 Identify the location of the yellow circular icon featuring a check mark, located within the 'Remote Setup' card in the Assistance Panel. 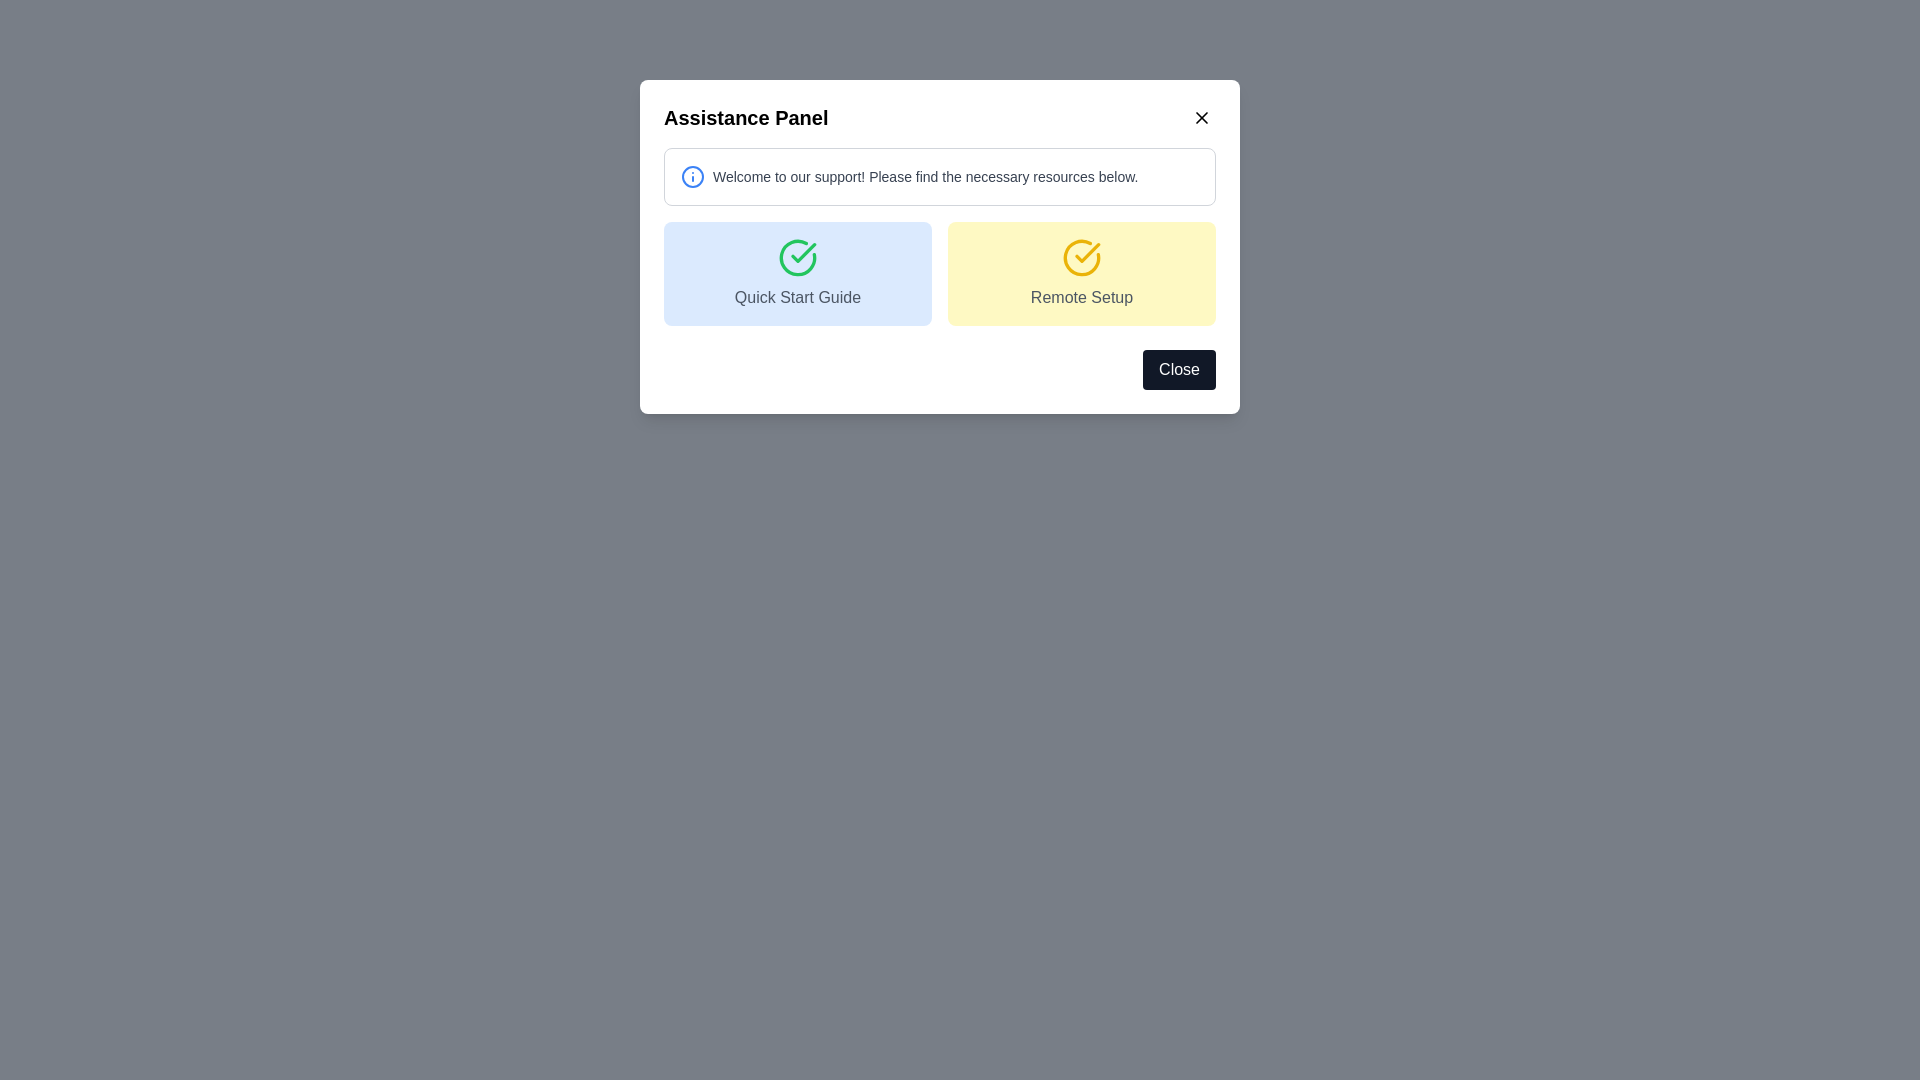
(1080, 257).